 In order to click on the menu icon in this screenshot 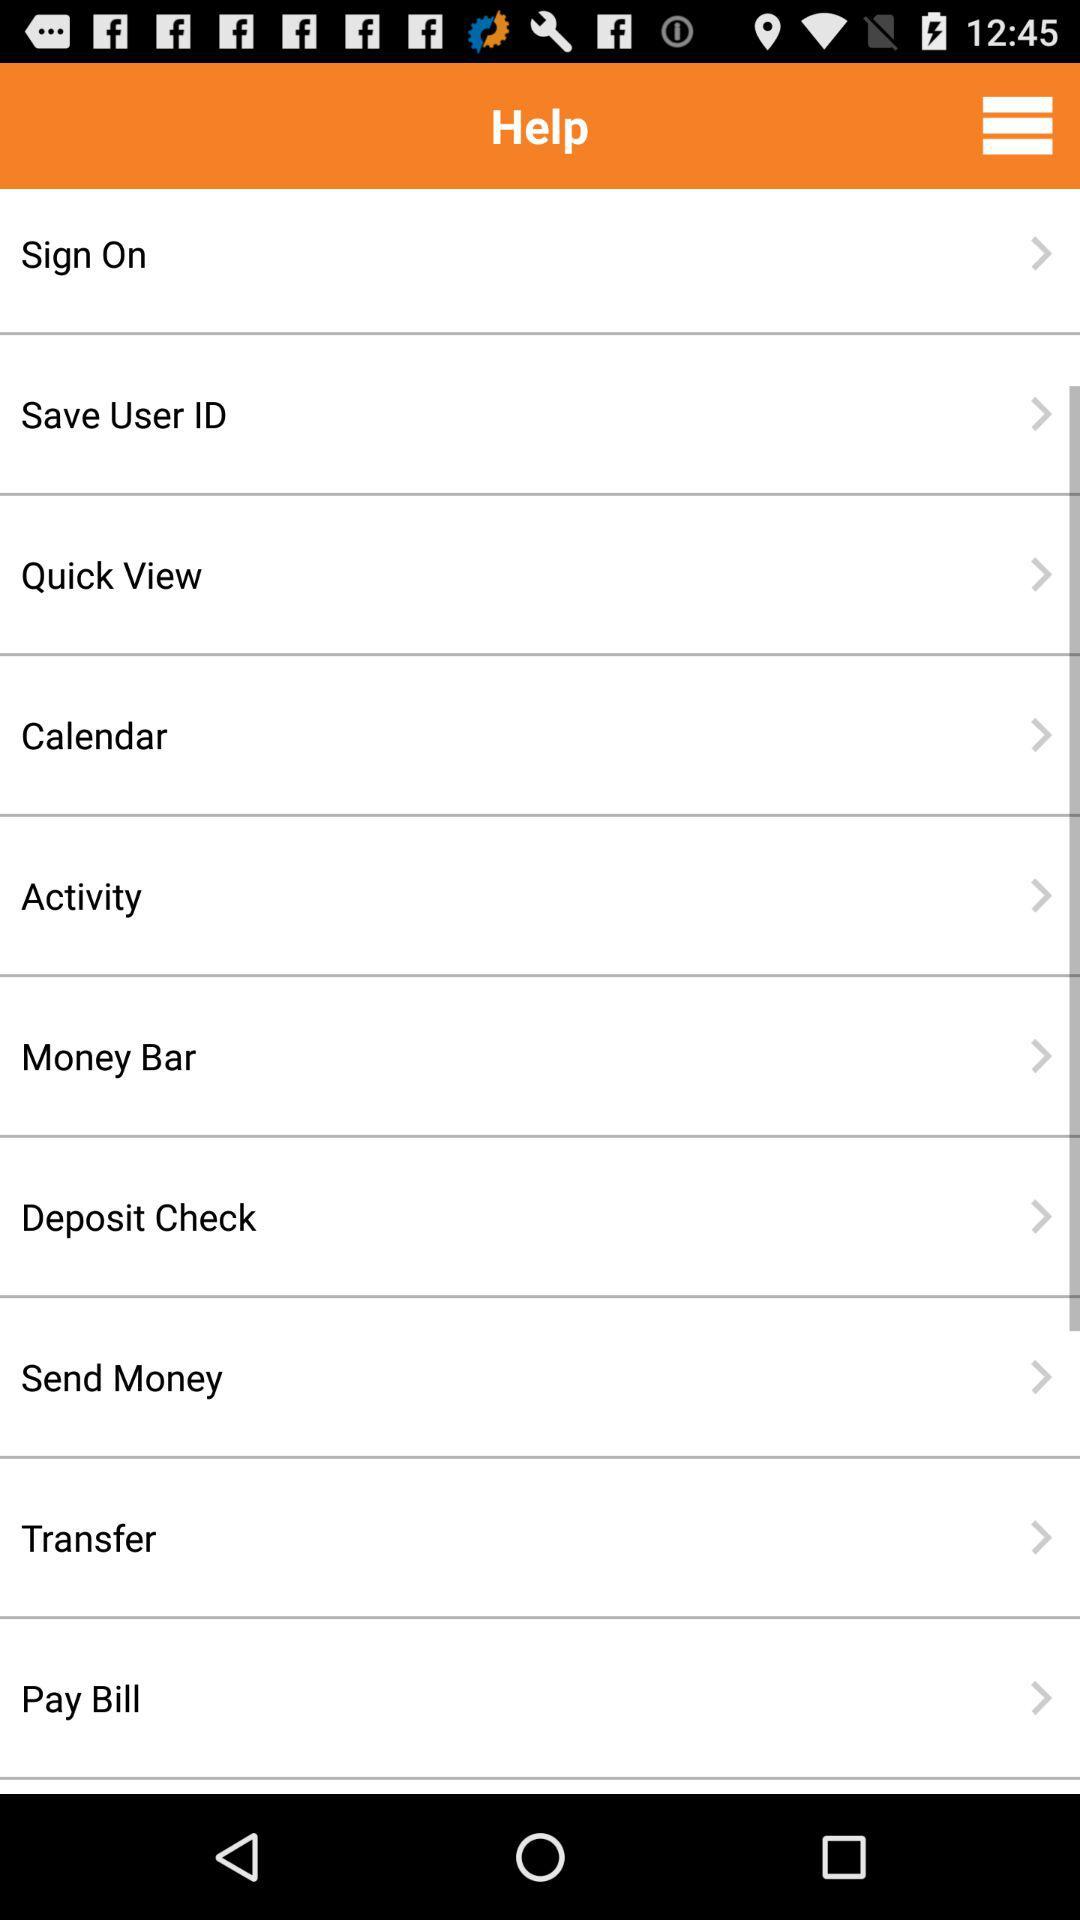, I will do `click(1017, 133)`.